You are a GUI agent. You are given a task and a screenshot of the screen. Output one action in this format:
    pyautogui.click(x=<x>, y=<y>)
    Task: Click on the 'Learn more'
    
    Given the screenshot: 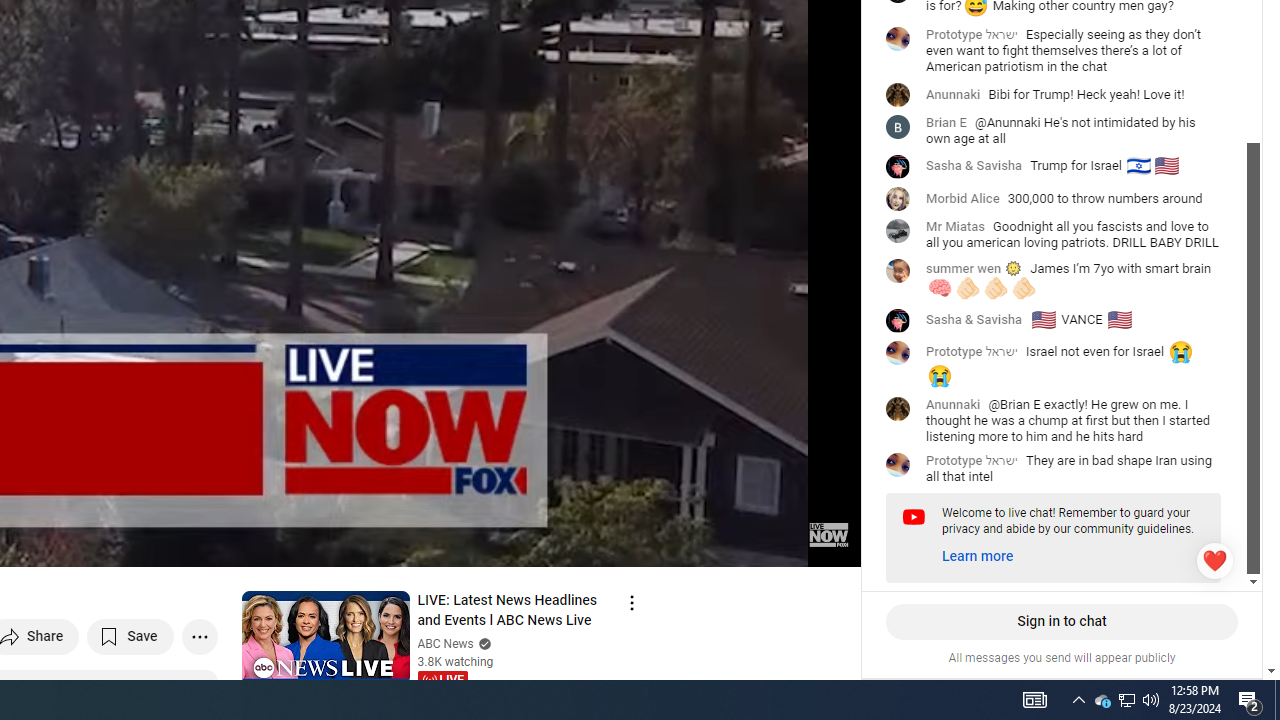 What is the action you would take?
    pyautogui.click(x=977, y=557)
    